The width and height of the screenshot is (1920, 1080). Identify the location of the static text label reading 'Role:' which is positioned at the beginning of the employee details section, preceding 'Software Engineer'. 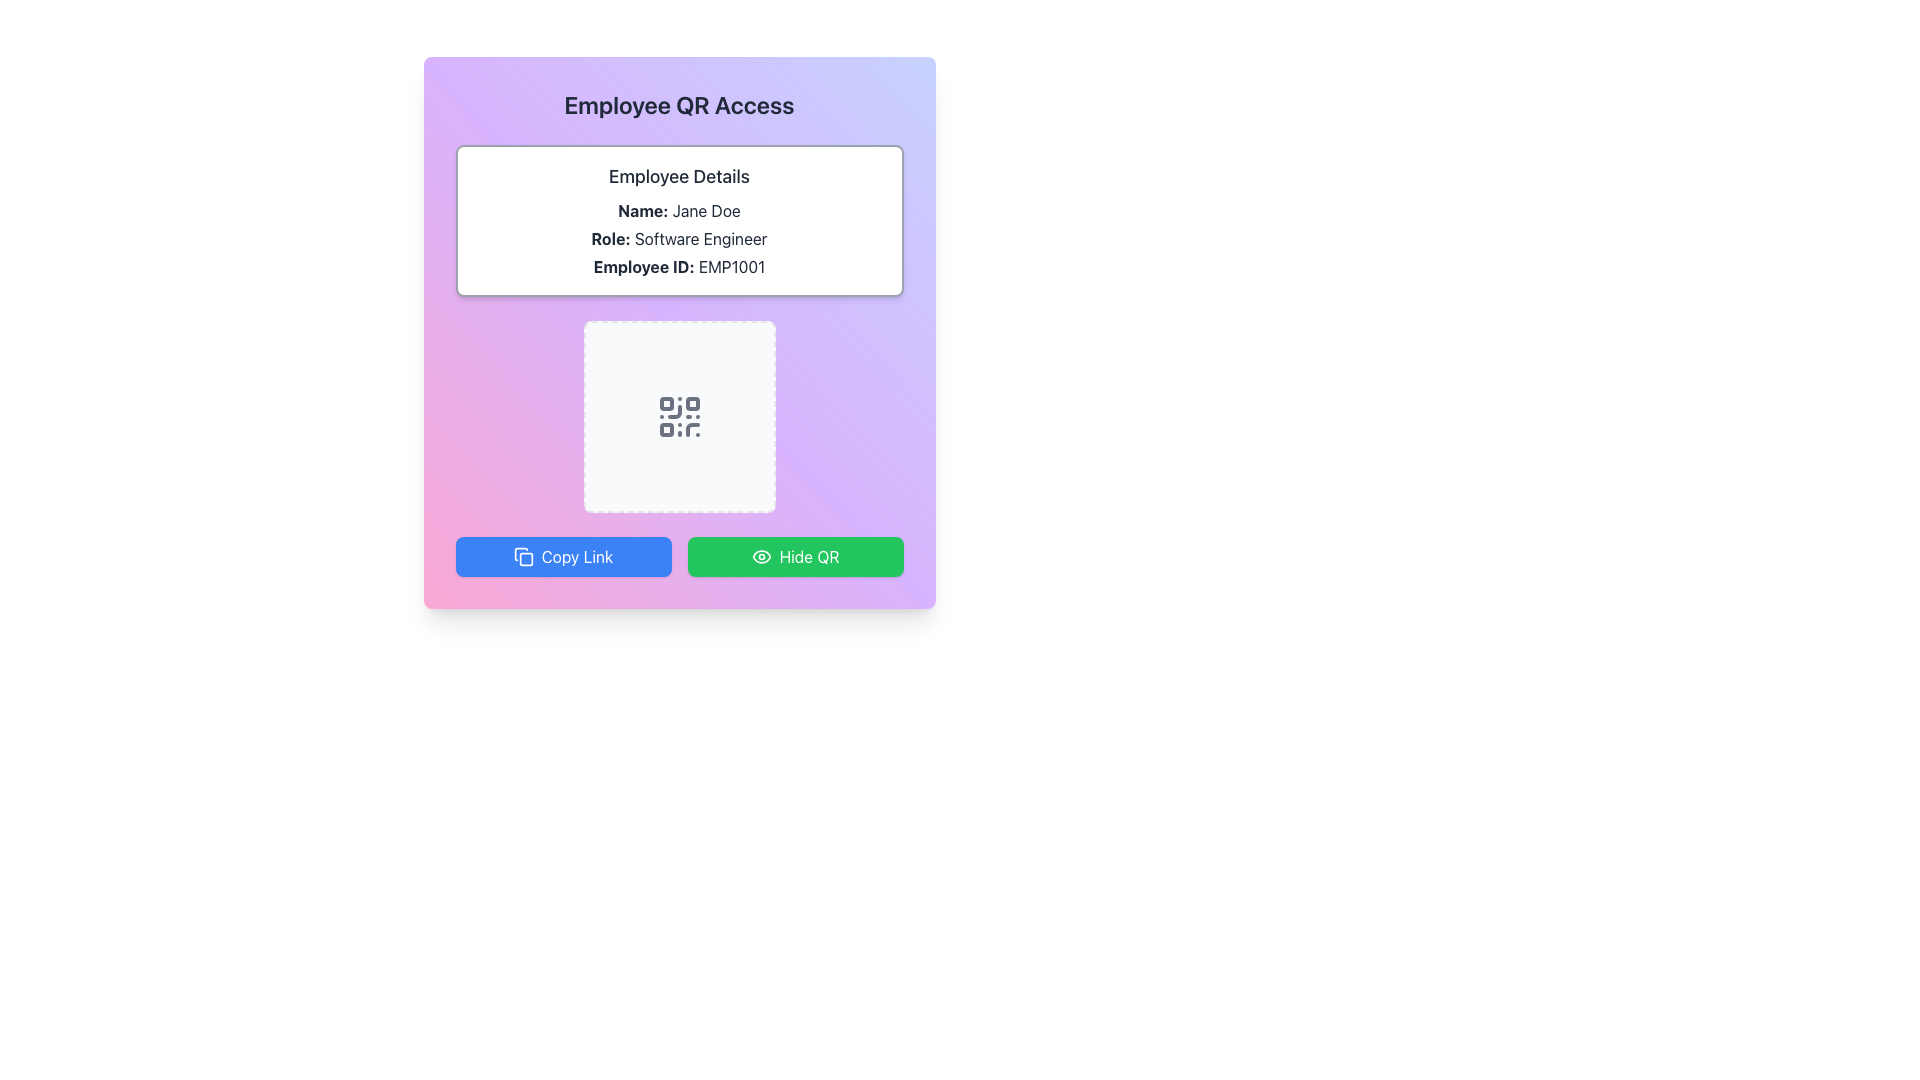
(610, 238).